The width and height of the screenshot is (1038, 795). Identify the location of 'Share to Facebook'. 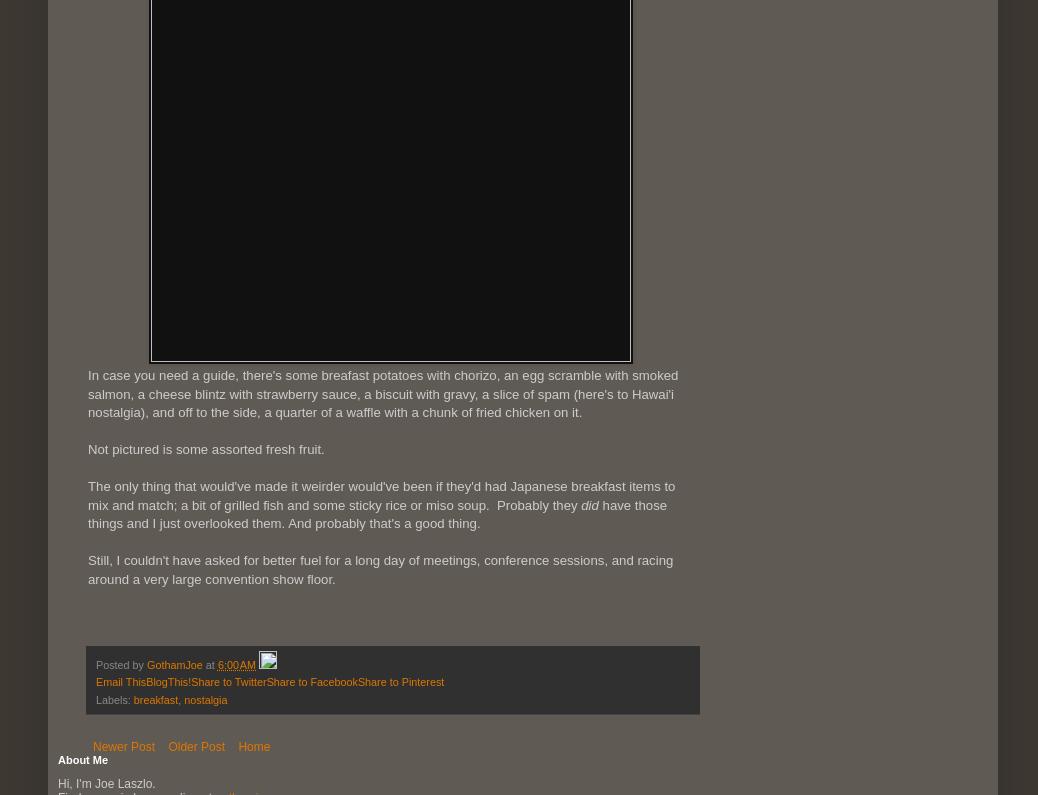
(311, 681).